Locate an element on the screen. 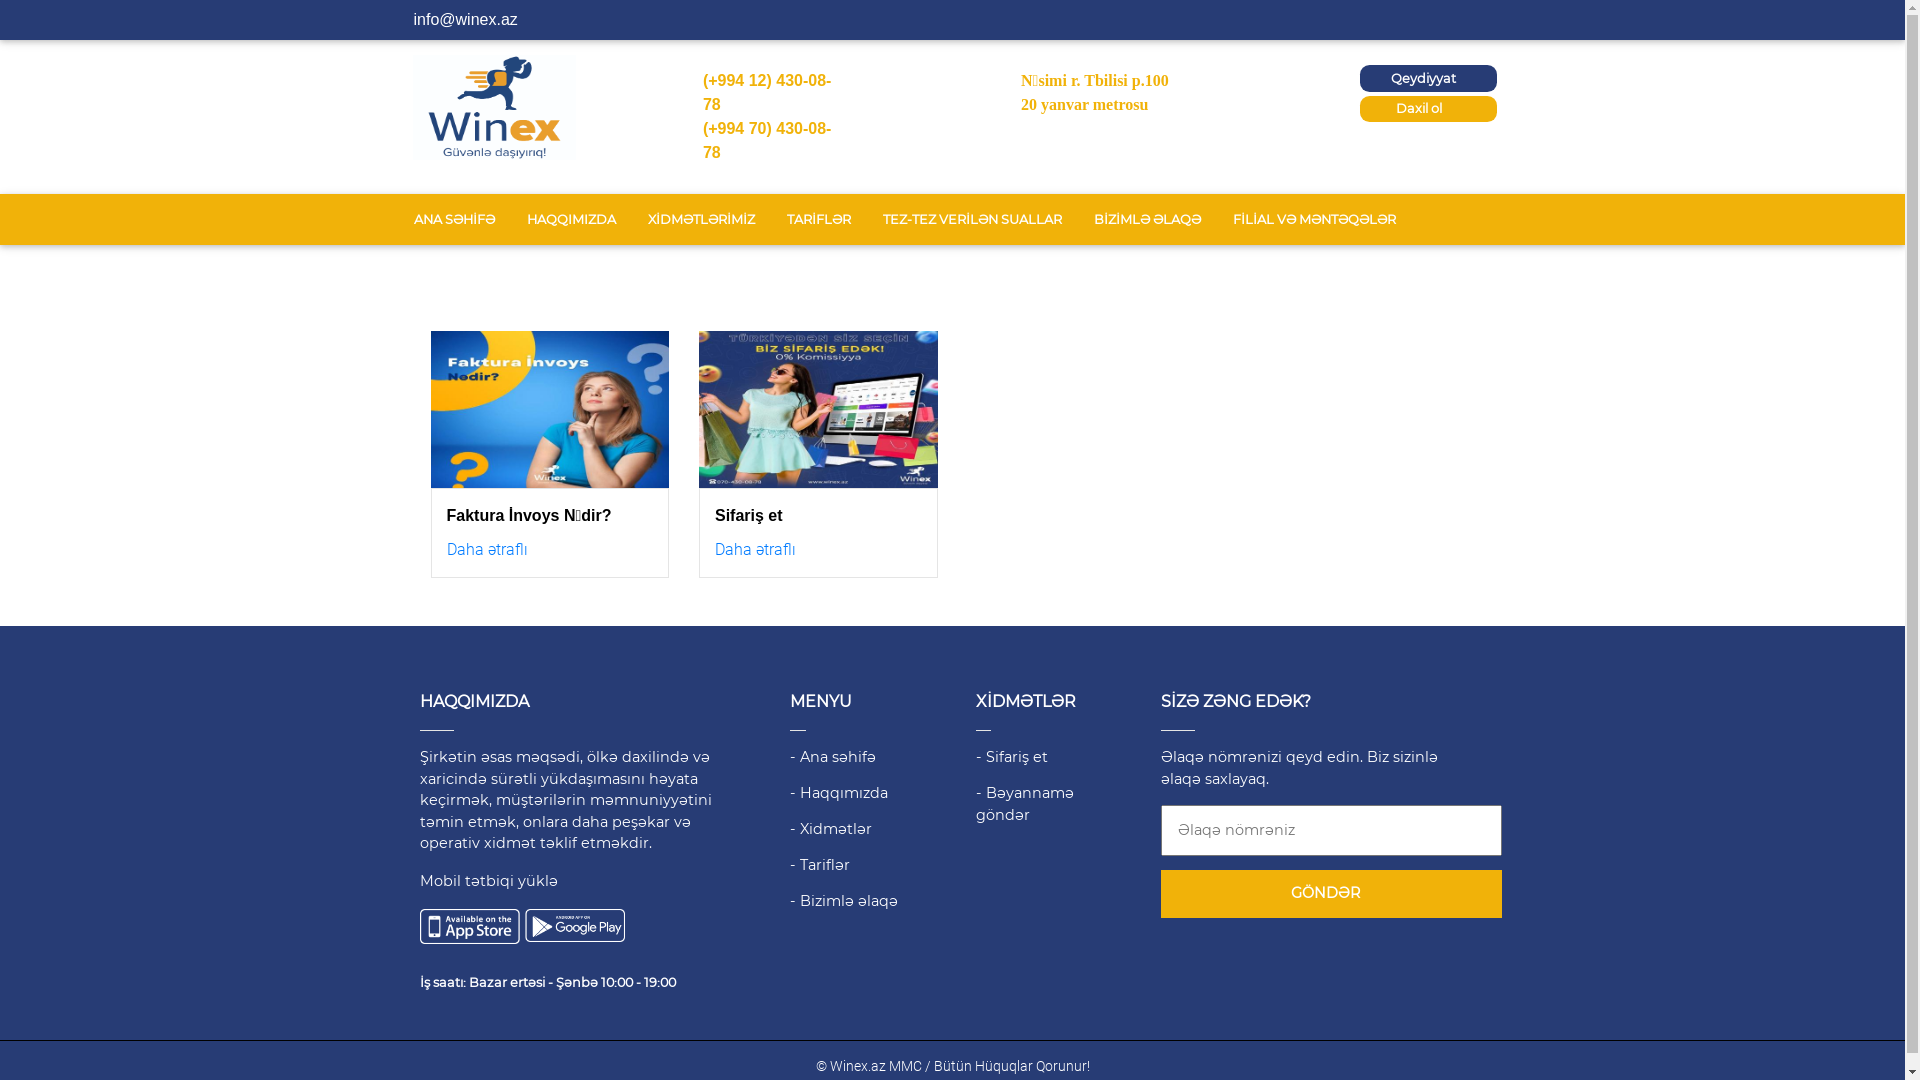 The image size is (1920, 1080). '(+994 12) 430-08-78' is located at coordinates (766, 92).